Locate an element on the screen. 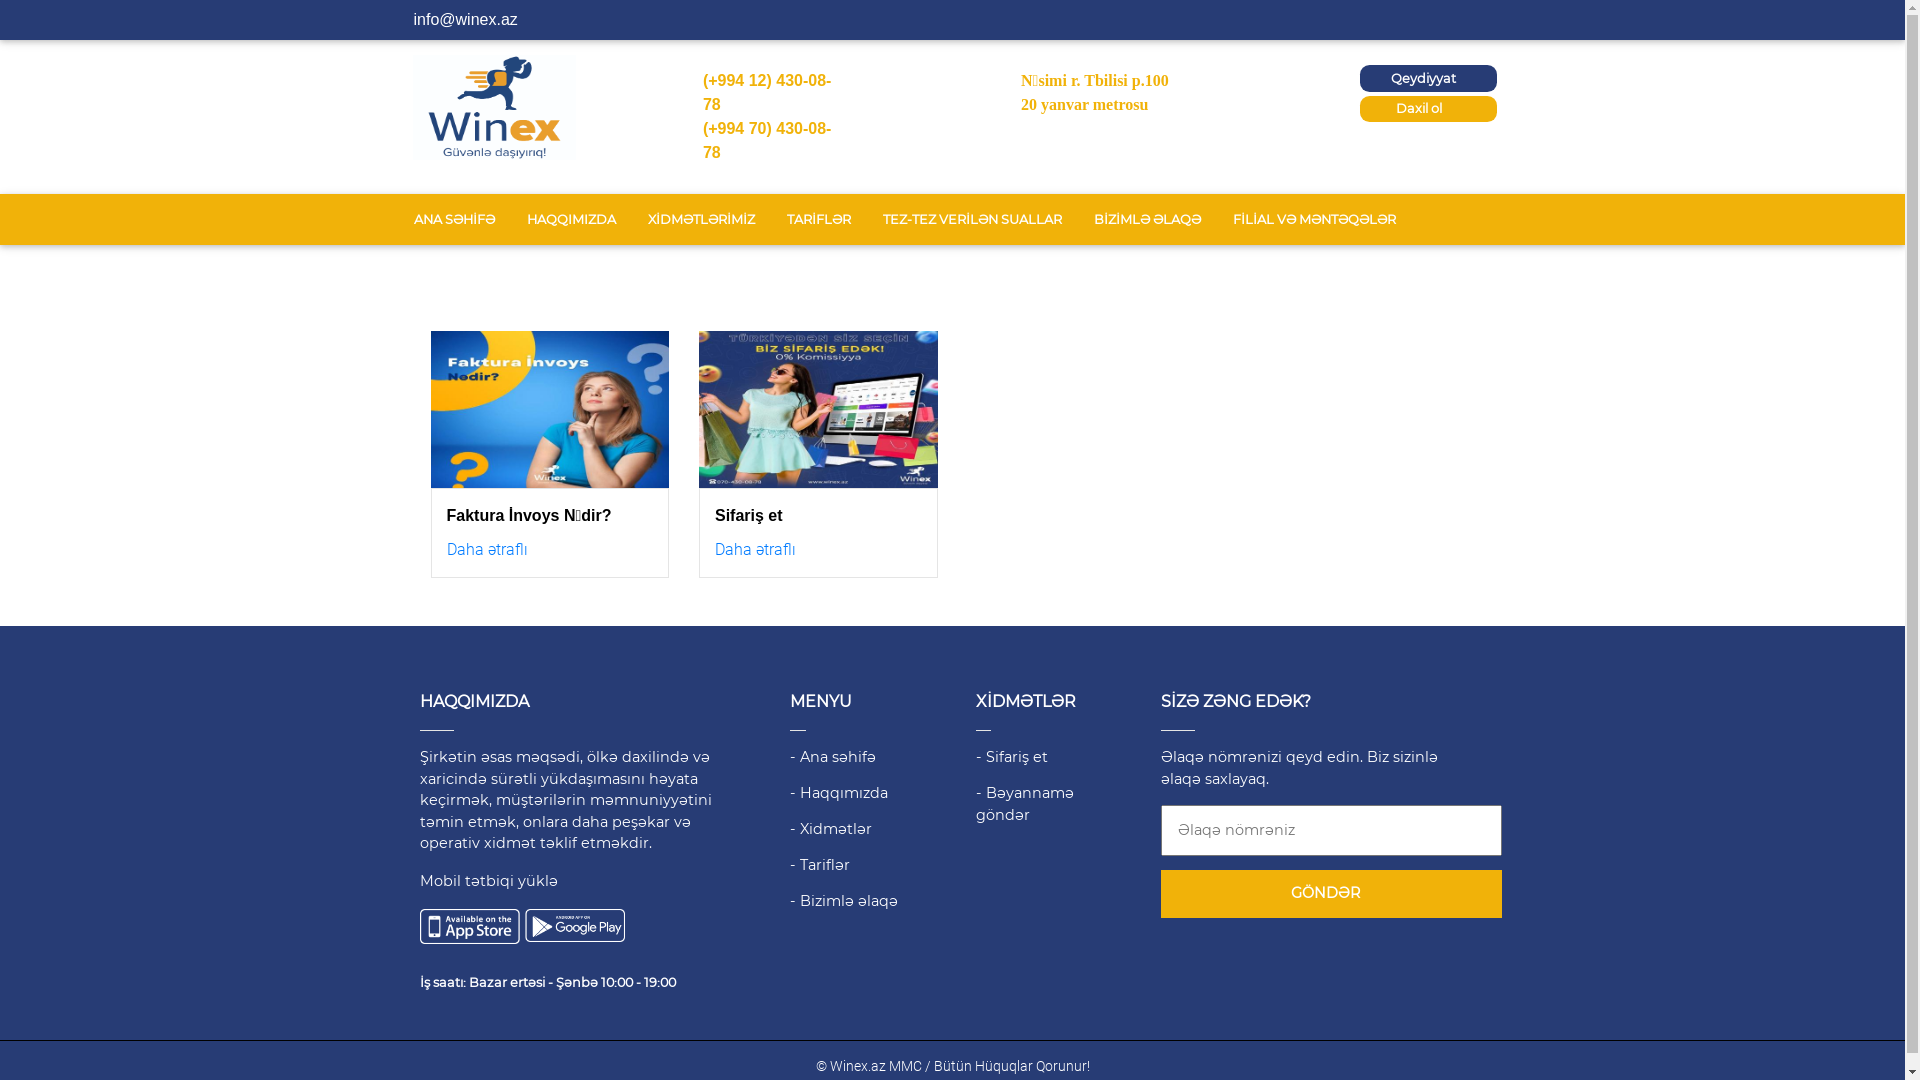 The image size is (1920, 1080). '(+994 12) 430-08-78' is located at coordinates (766, 92).